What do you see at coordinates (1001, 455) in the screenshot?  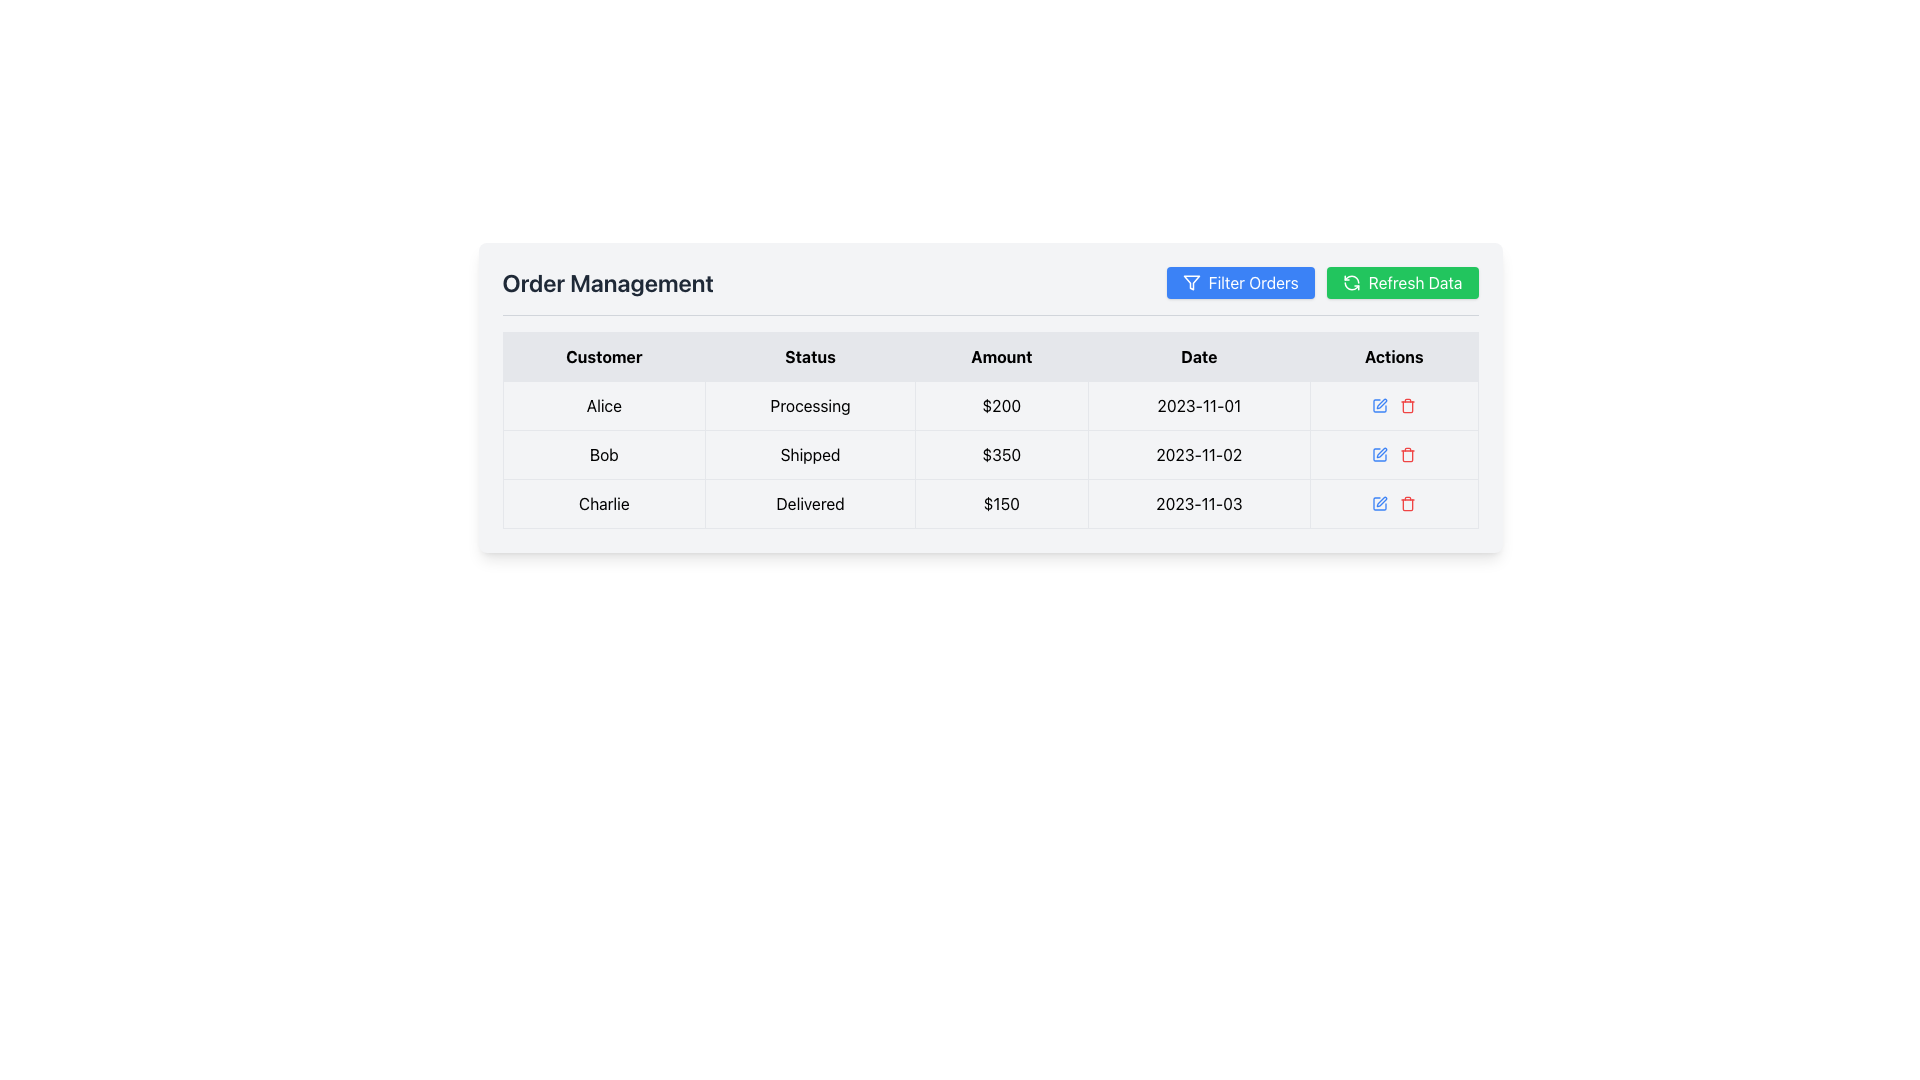 I see `the static text displaying '$350', which is styled with padding and a border, located centrally in the 'Amount' column of Bob's order table` at bounding box center [1001, 455].